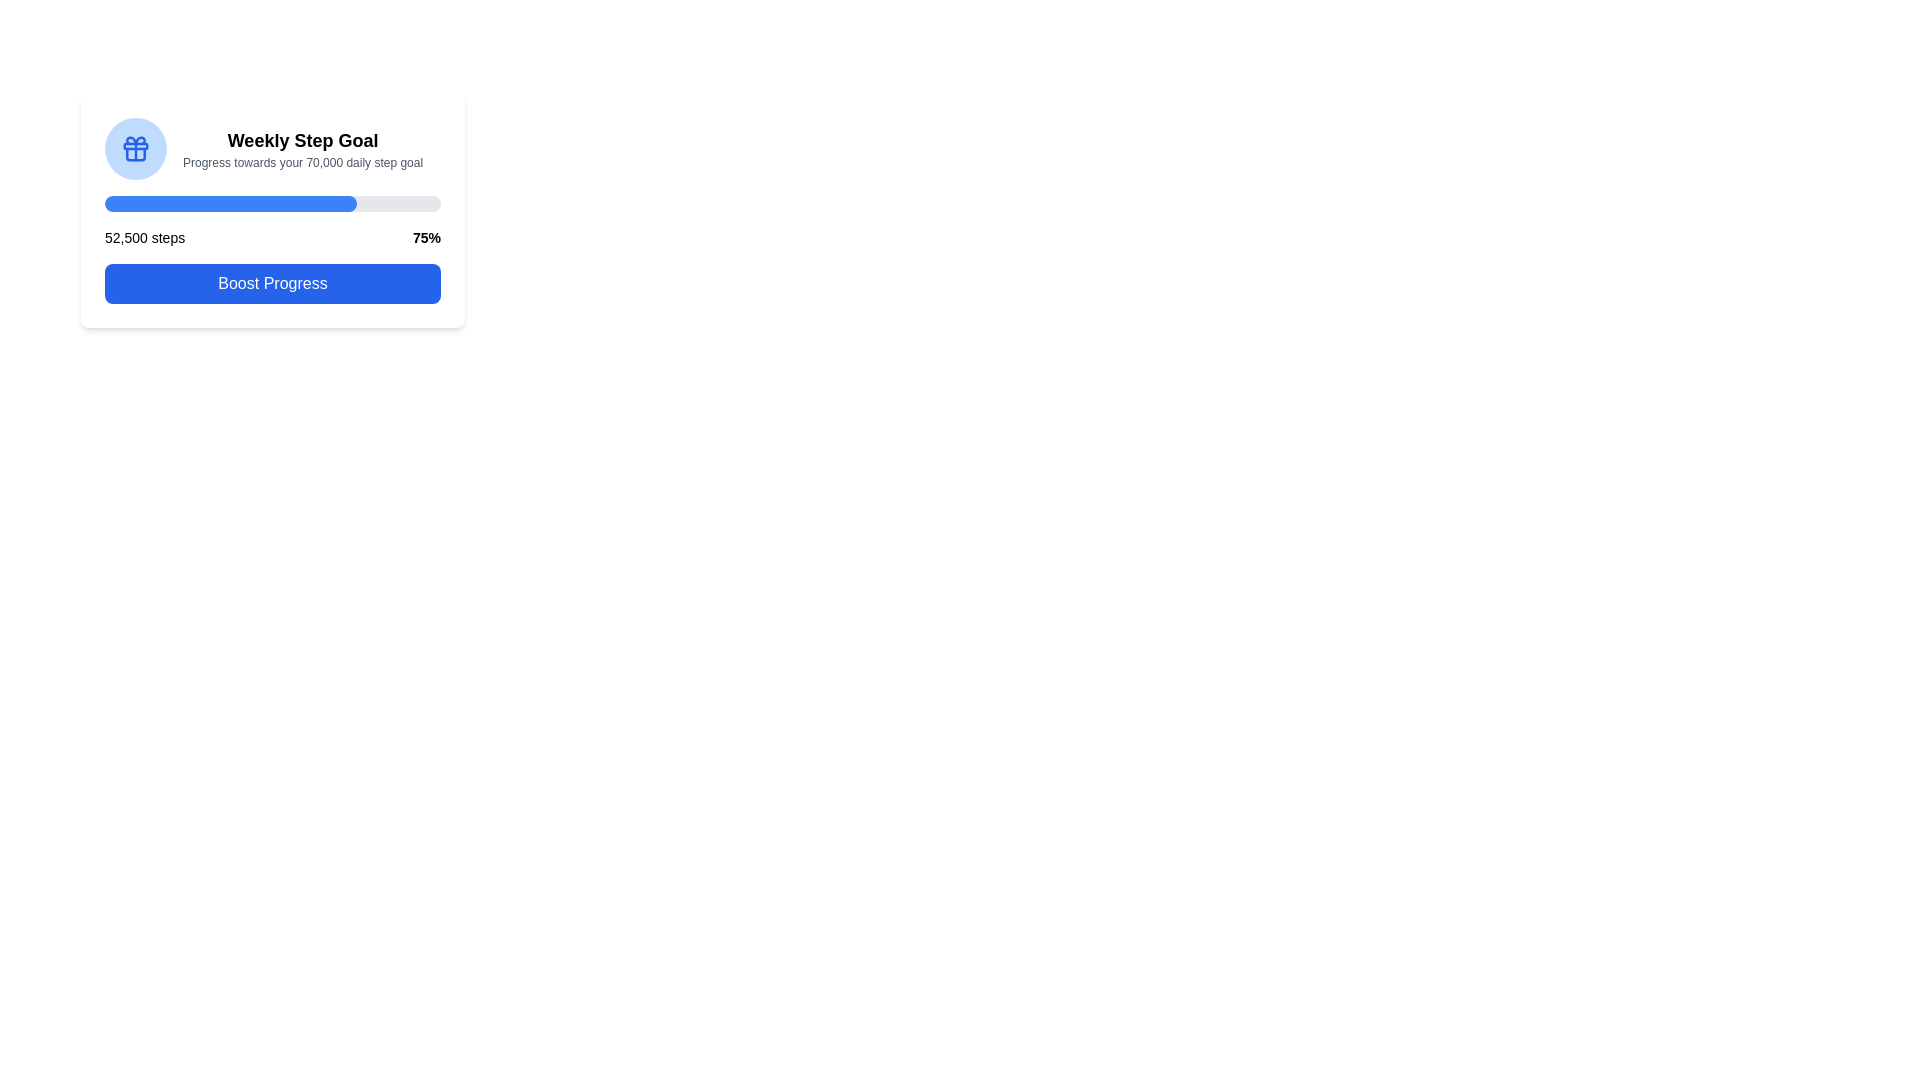 Image resolution: width=1920 pixels, height=1080 pixels. I want to click on the text label at the top-center of the card that summarizes the step goal tracking content, so click(301, 140).